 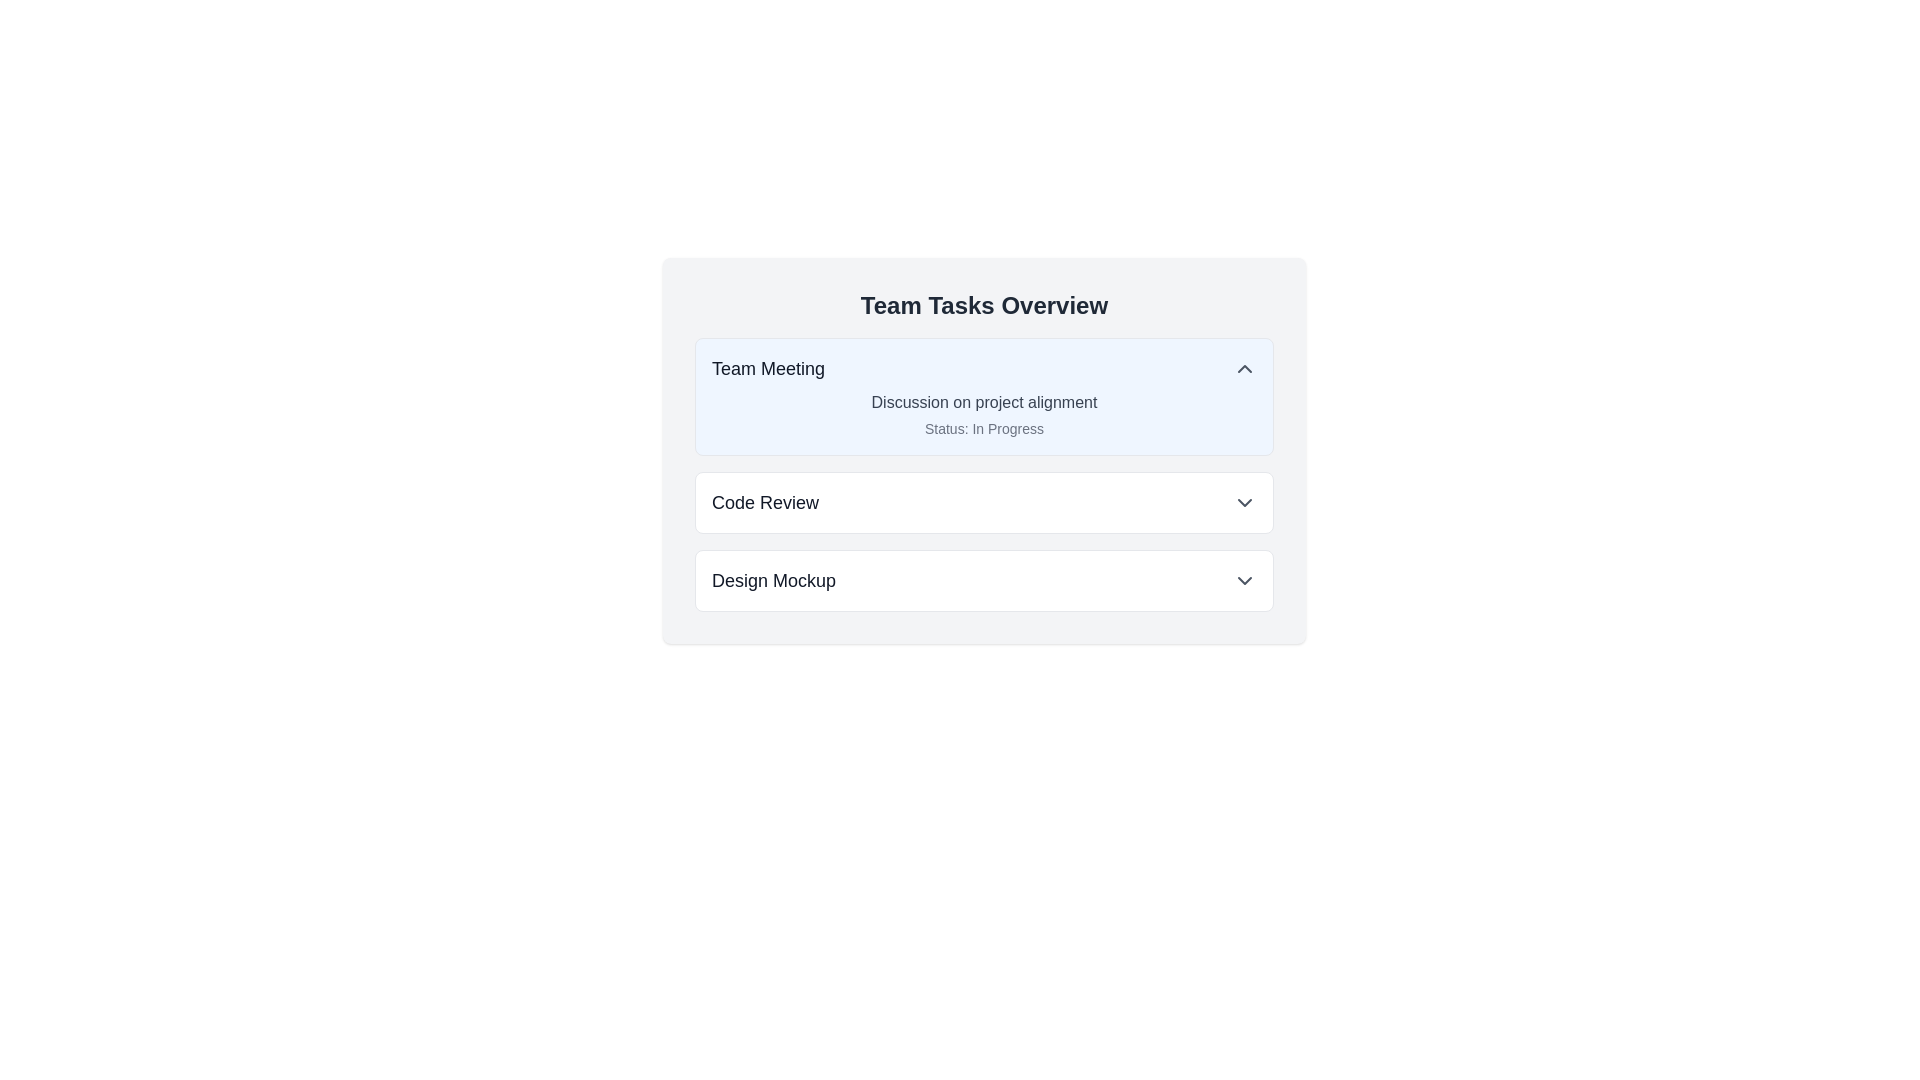 I want to click on the 'Design Mockup' collapsible card located in the 'Team Tasks Overview' section, so click(x=984, y=581).